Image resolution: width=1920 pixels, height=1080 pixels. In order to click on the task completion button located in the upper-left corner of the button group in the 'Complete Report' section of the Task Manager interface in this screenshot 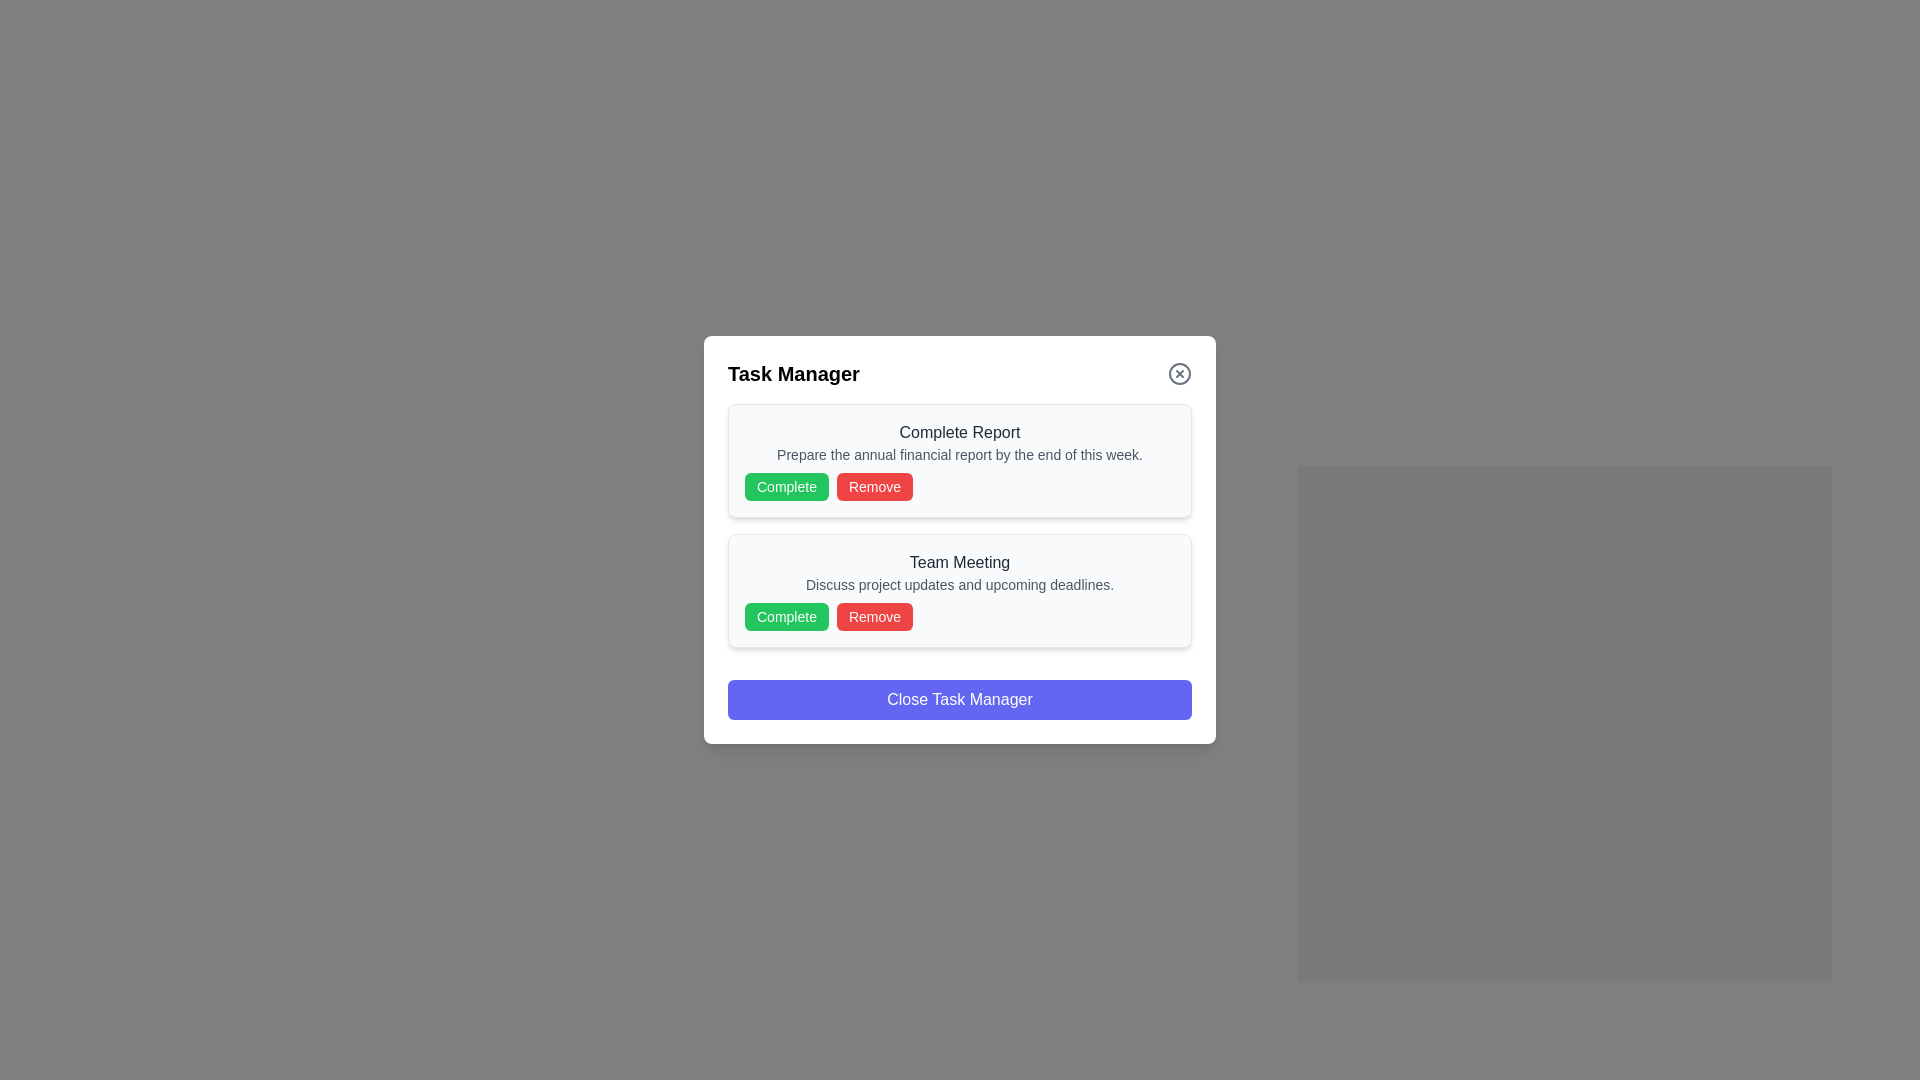, I will do `click(786, 486)`.